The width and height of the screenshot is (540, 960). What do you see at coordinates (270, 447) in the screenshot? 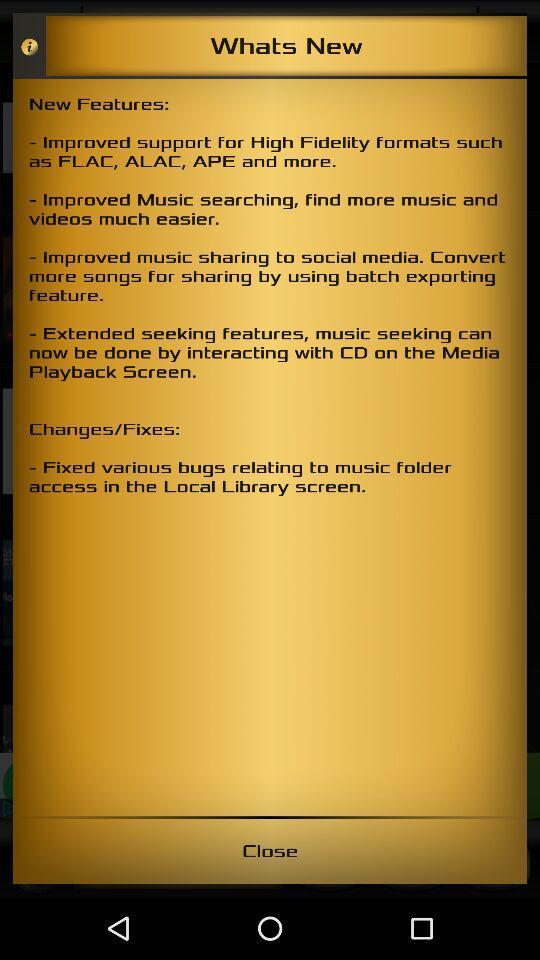
I see `new features improved at the center` at bounding box center [270, 447].